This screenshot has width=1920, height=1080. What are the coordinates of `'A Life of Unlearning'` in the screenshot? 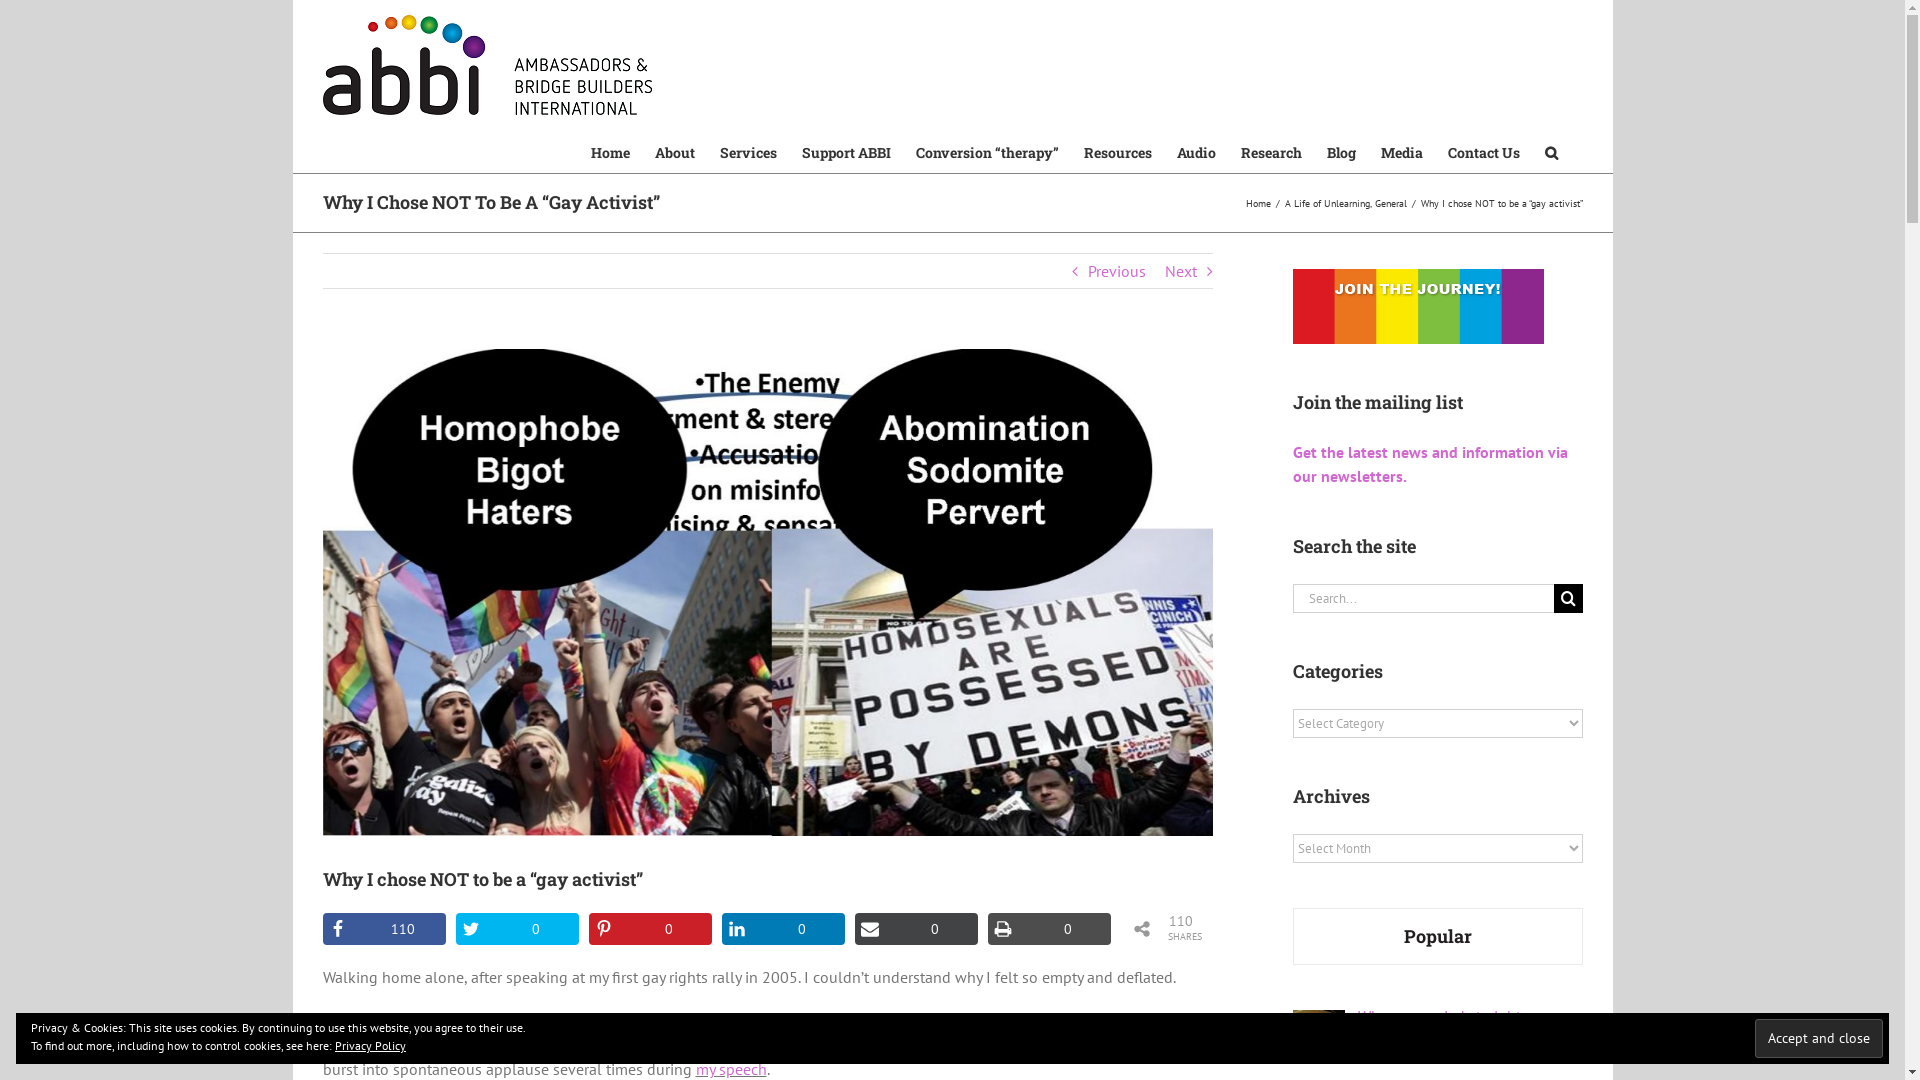 It's located at (1327, 202).